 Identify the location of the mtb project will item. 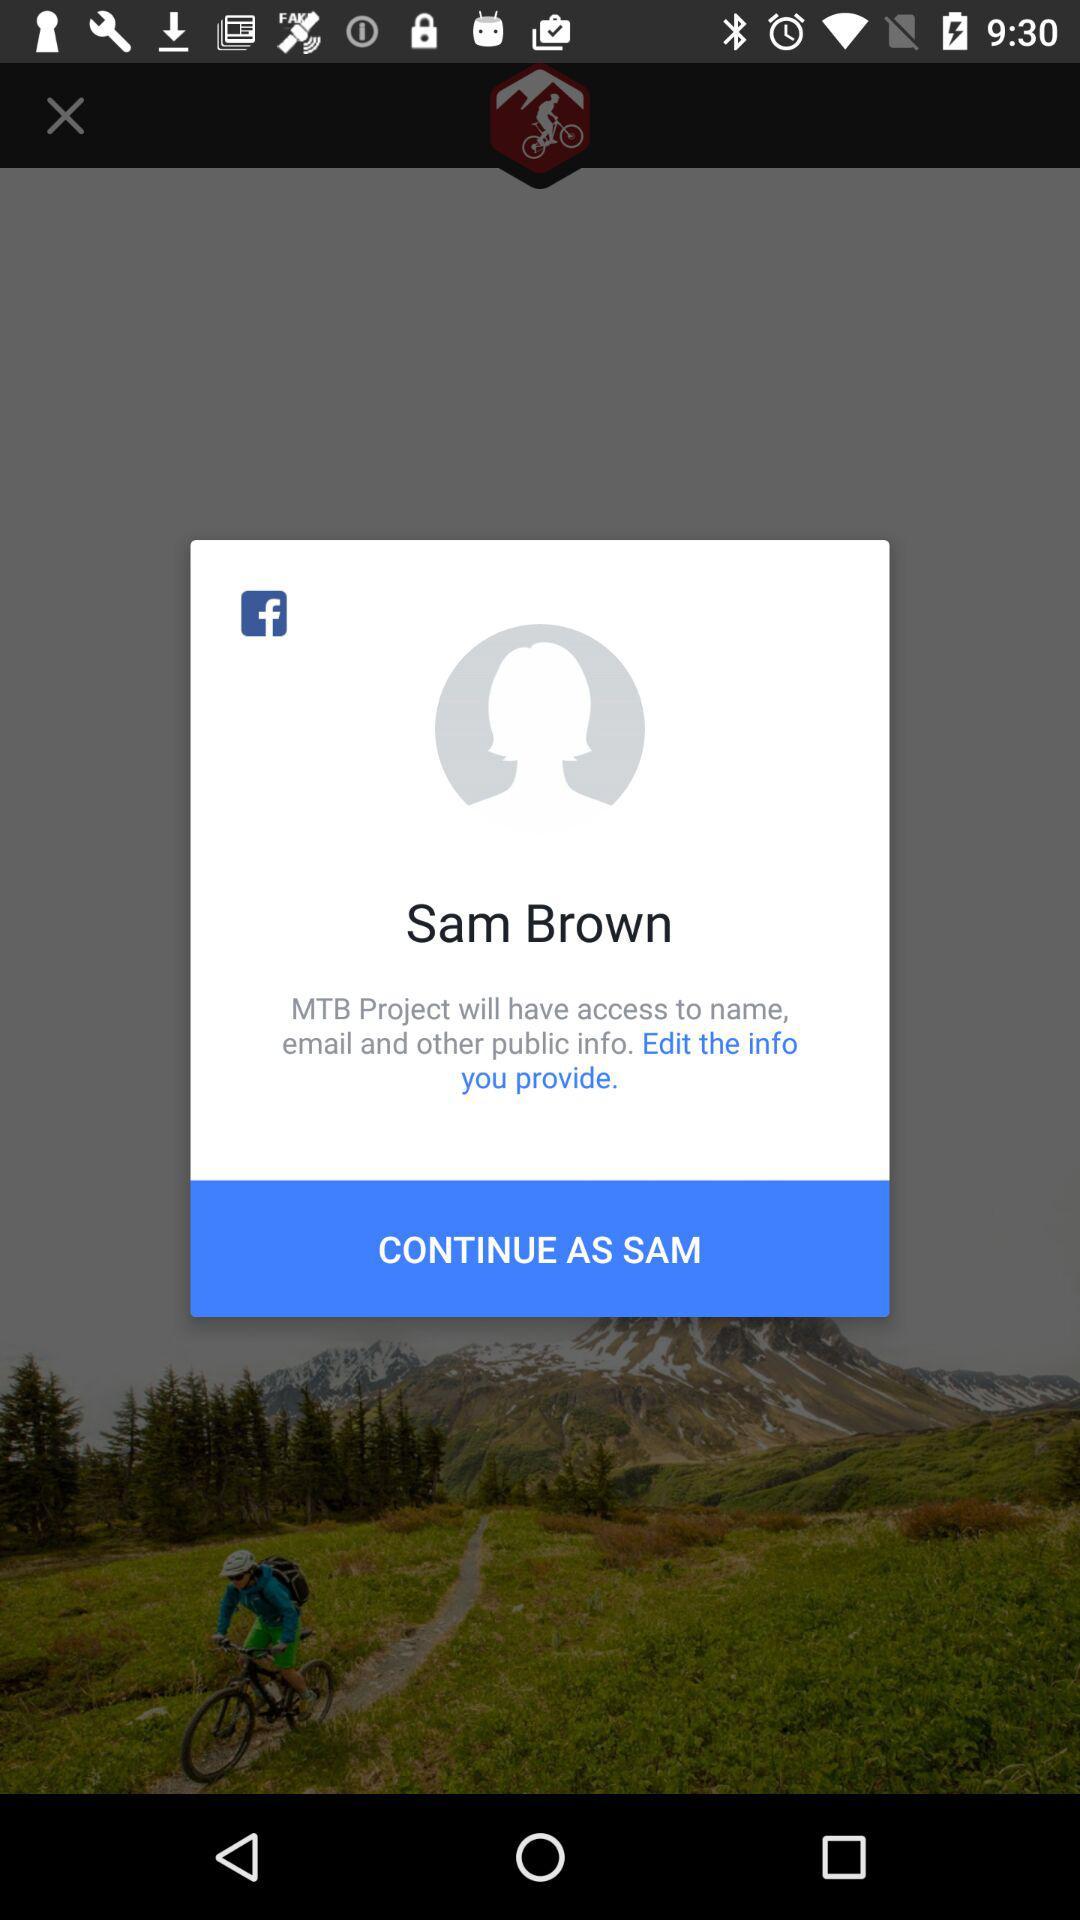
(540, 1041).